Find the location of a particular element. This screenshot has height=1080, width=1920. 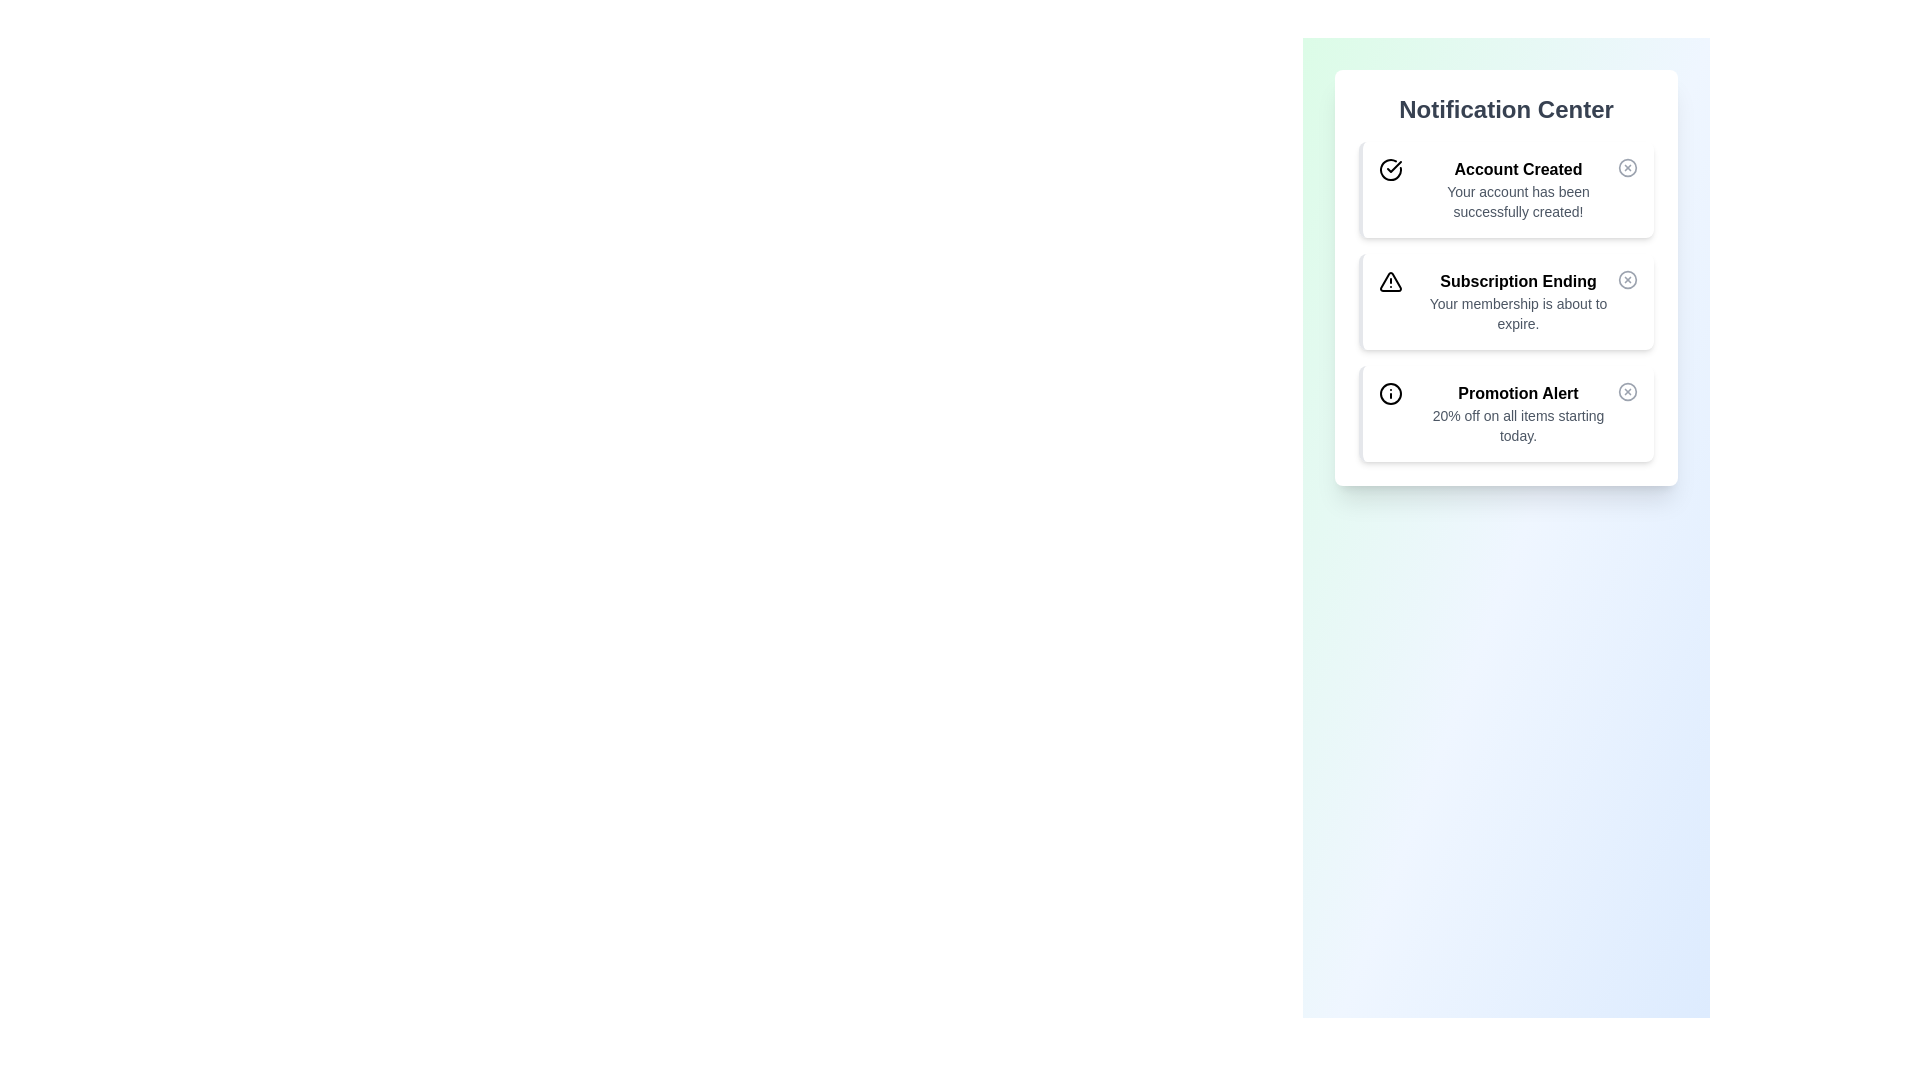

the Textual Announcement Display that reads 'Promotion Alert' and indicates '20% off on all items starting today.' is located at coordinates (1518, 412).